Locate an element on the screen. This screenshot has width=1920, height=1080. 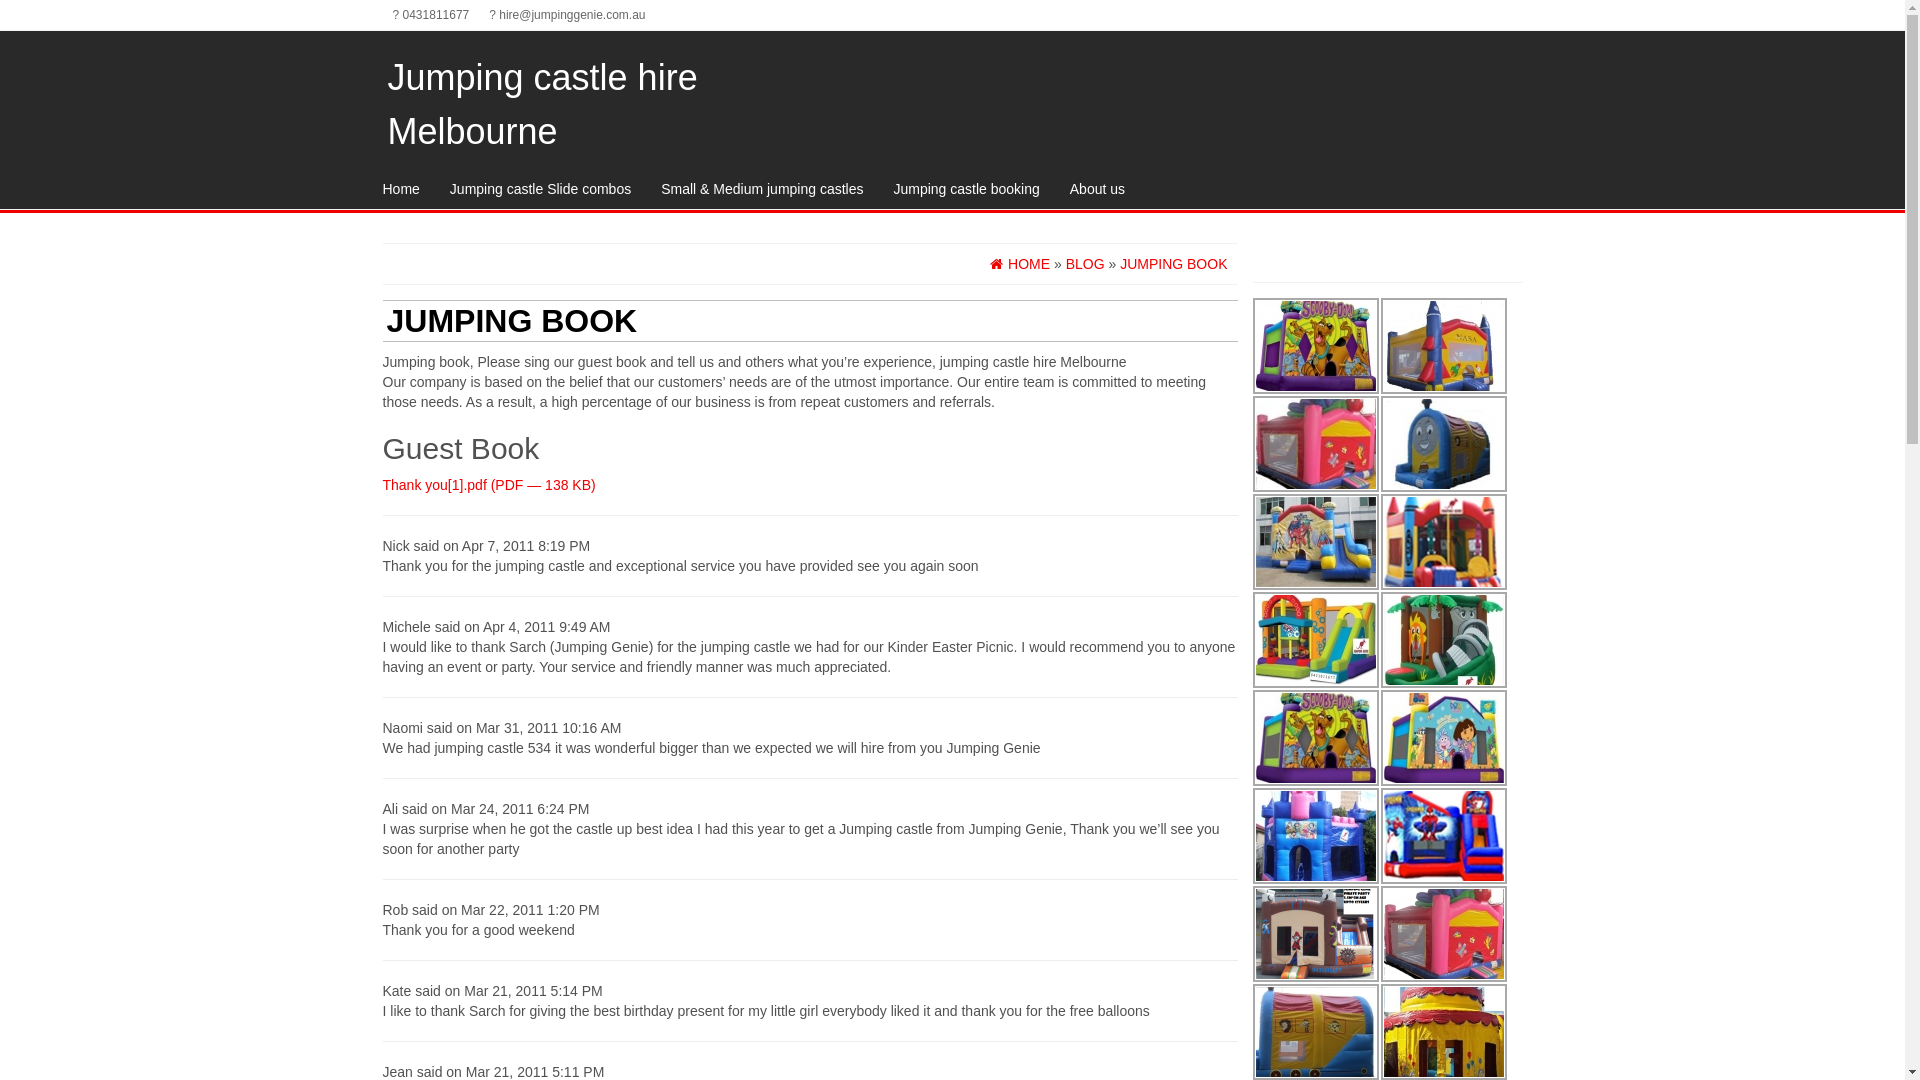
'0_0_0_0_250_188_csupload_49112220.jpg' is located at coordinates (1315, 542).